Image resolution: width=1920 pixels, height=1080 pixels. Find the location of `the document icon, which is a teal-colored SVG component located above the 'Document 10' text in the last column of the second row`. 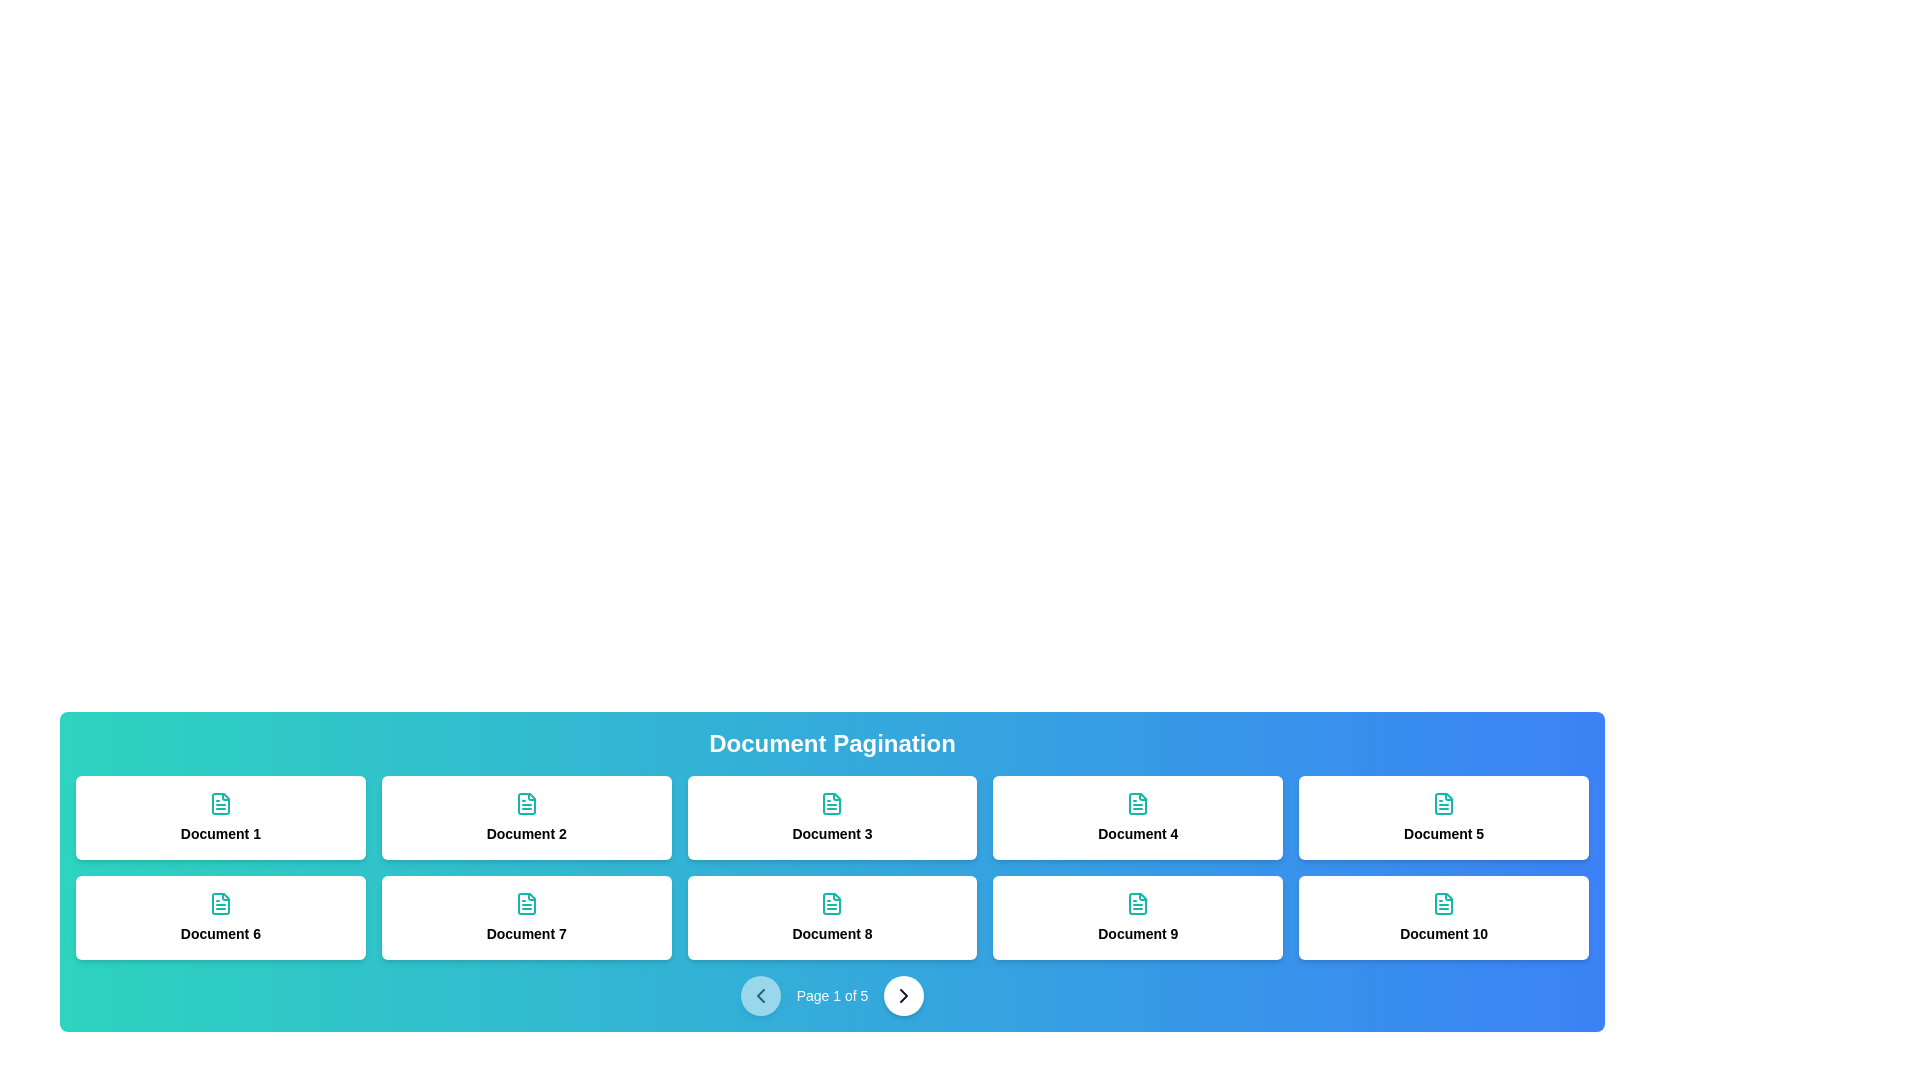

the document icon, which is a teal-colored SVG component located above the 'Document 10' text in the last column of the second row is located at coordinates (1444, 903).